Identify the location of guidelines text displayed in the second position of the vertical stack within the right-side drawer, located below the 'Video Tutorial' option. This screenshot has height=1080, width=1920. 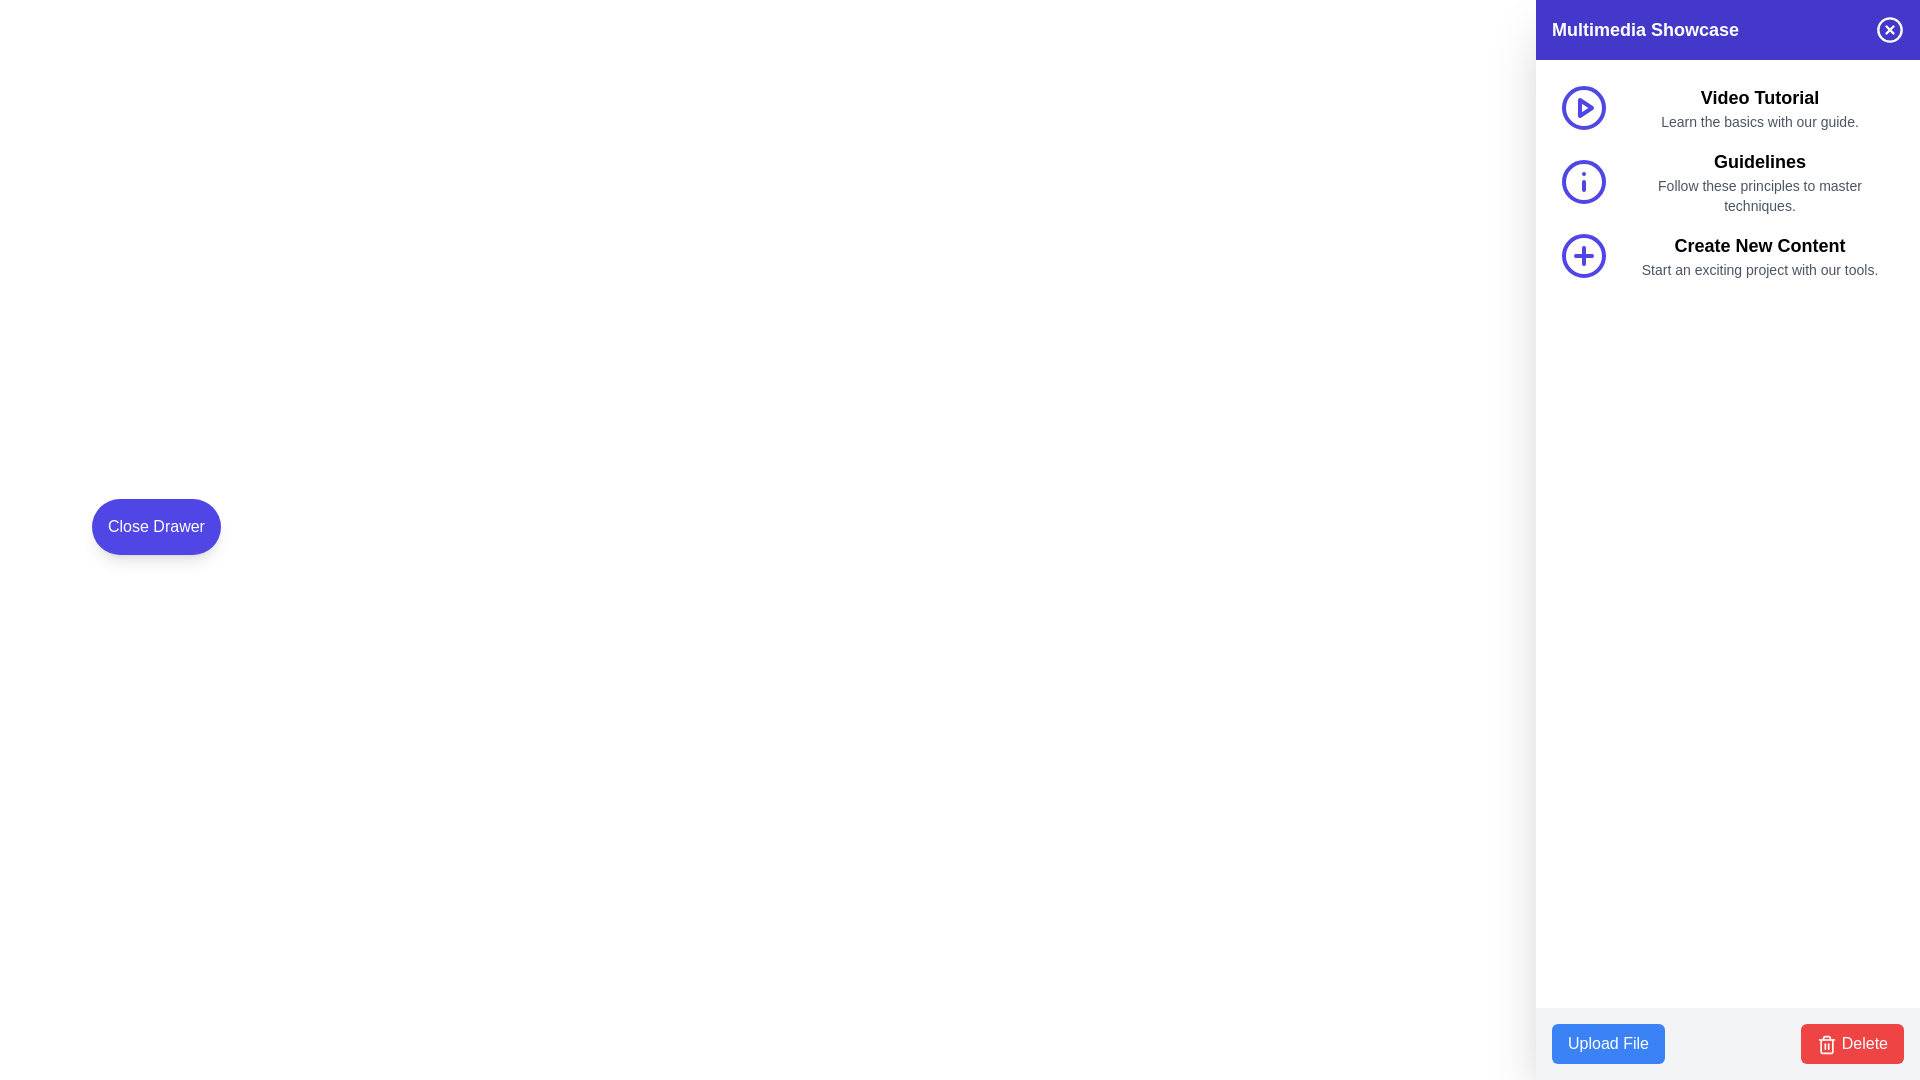
(1760, 181).